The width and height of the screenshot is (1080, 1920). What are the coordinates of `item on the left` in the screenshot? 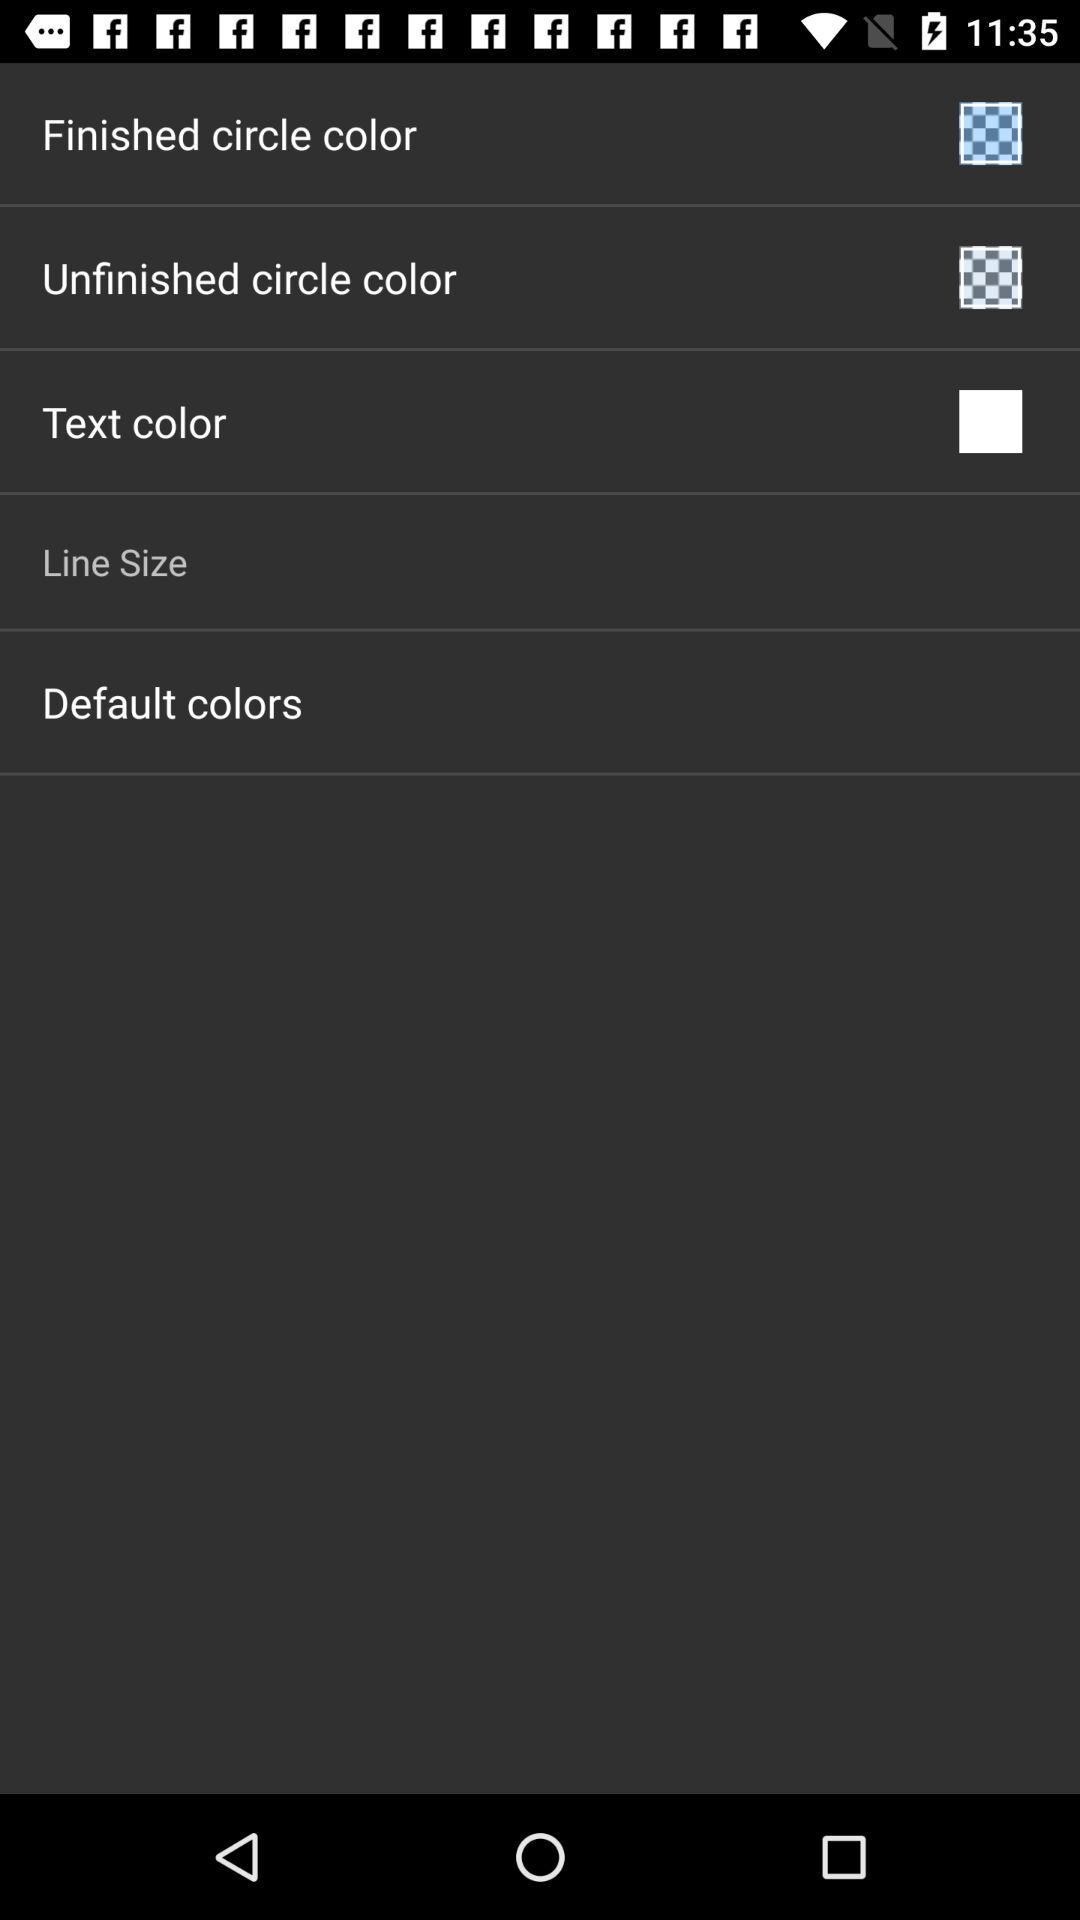 It's located at (171, 701).